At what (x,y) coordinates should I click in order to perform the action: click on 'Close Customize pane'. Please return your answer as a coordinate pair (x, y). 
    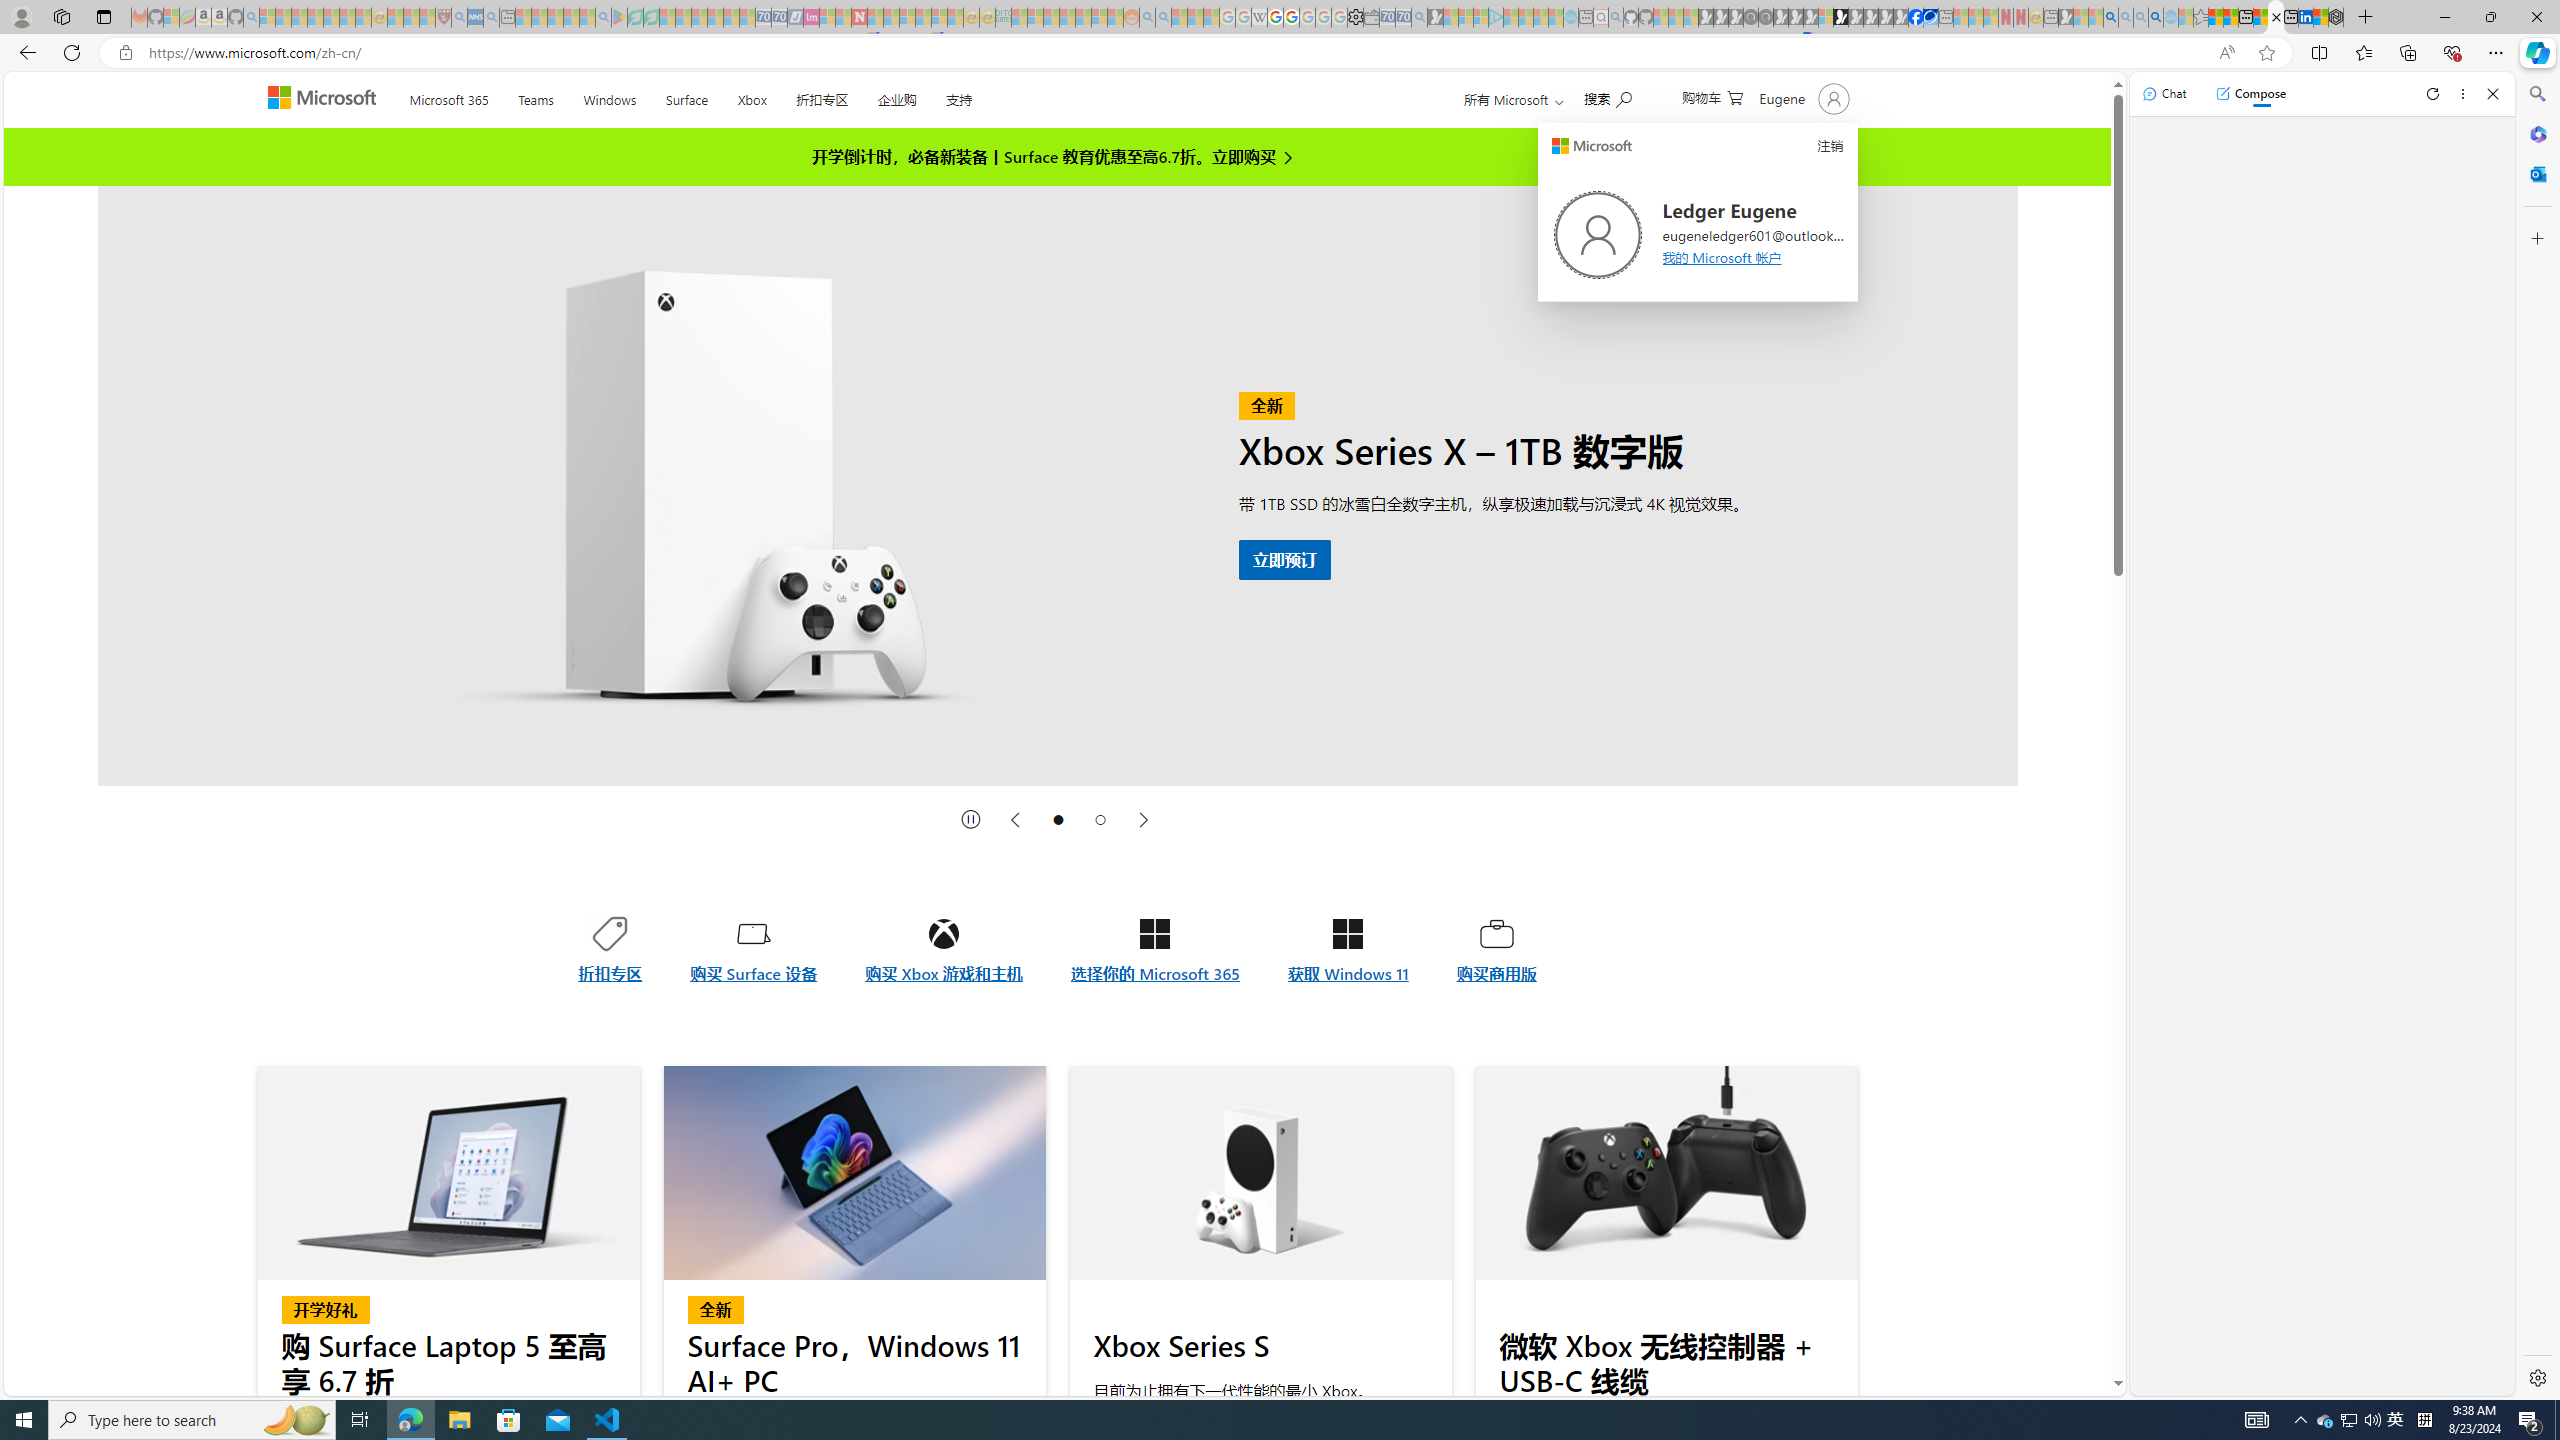
    Looking at the image, I should click on (2535, 237).